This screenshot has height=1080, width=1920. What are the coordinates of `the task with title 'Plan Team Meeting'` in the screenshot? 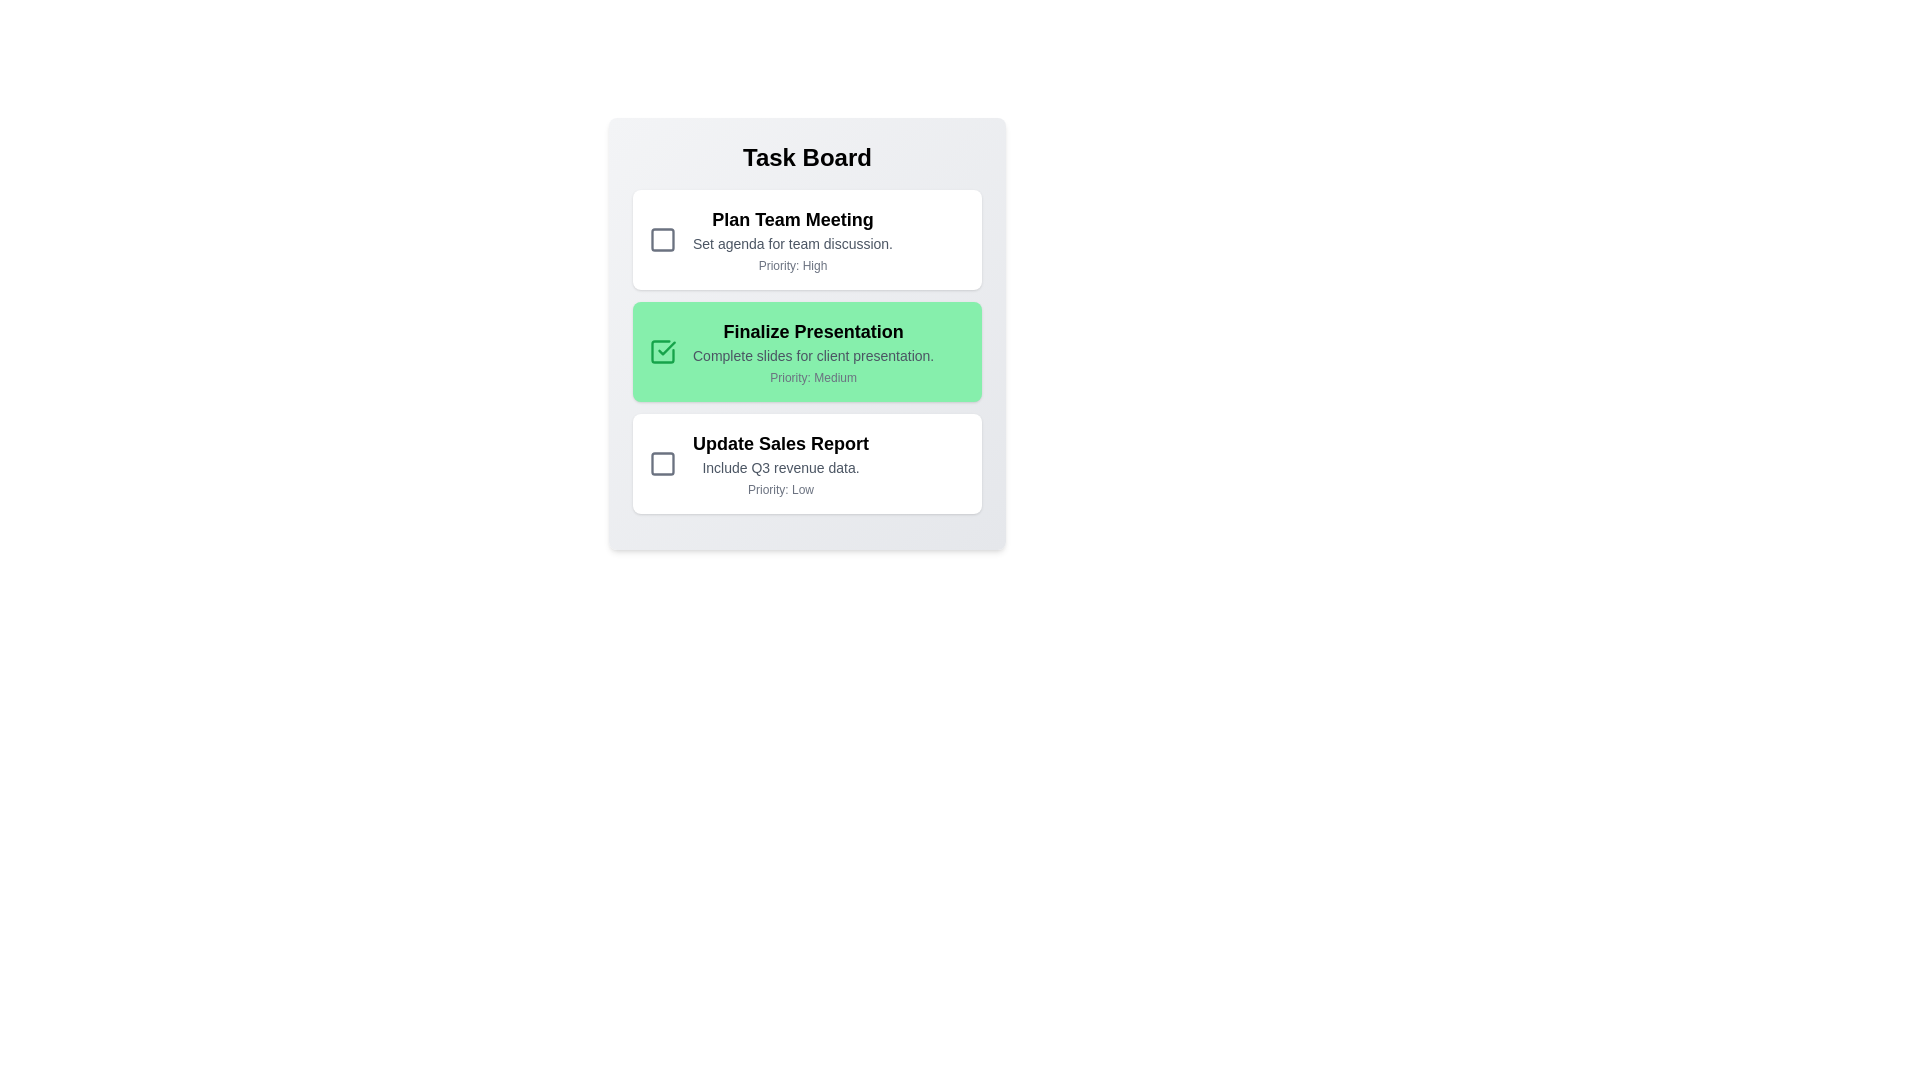 It's located at (807, 238).